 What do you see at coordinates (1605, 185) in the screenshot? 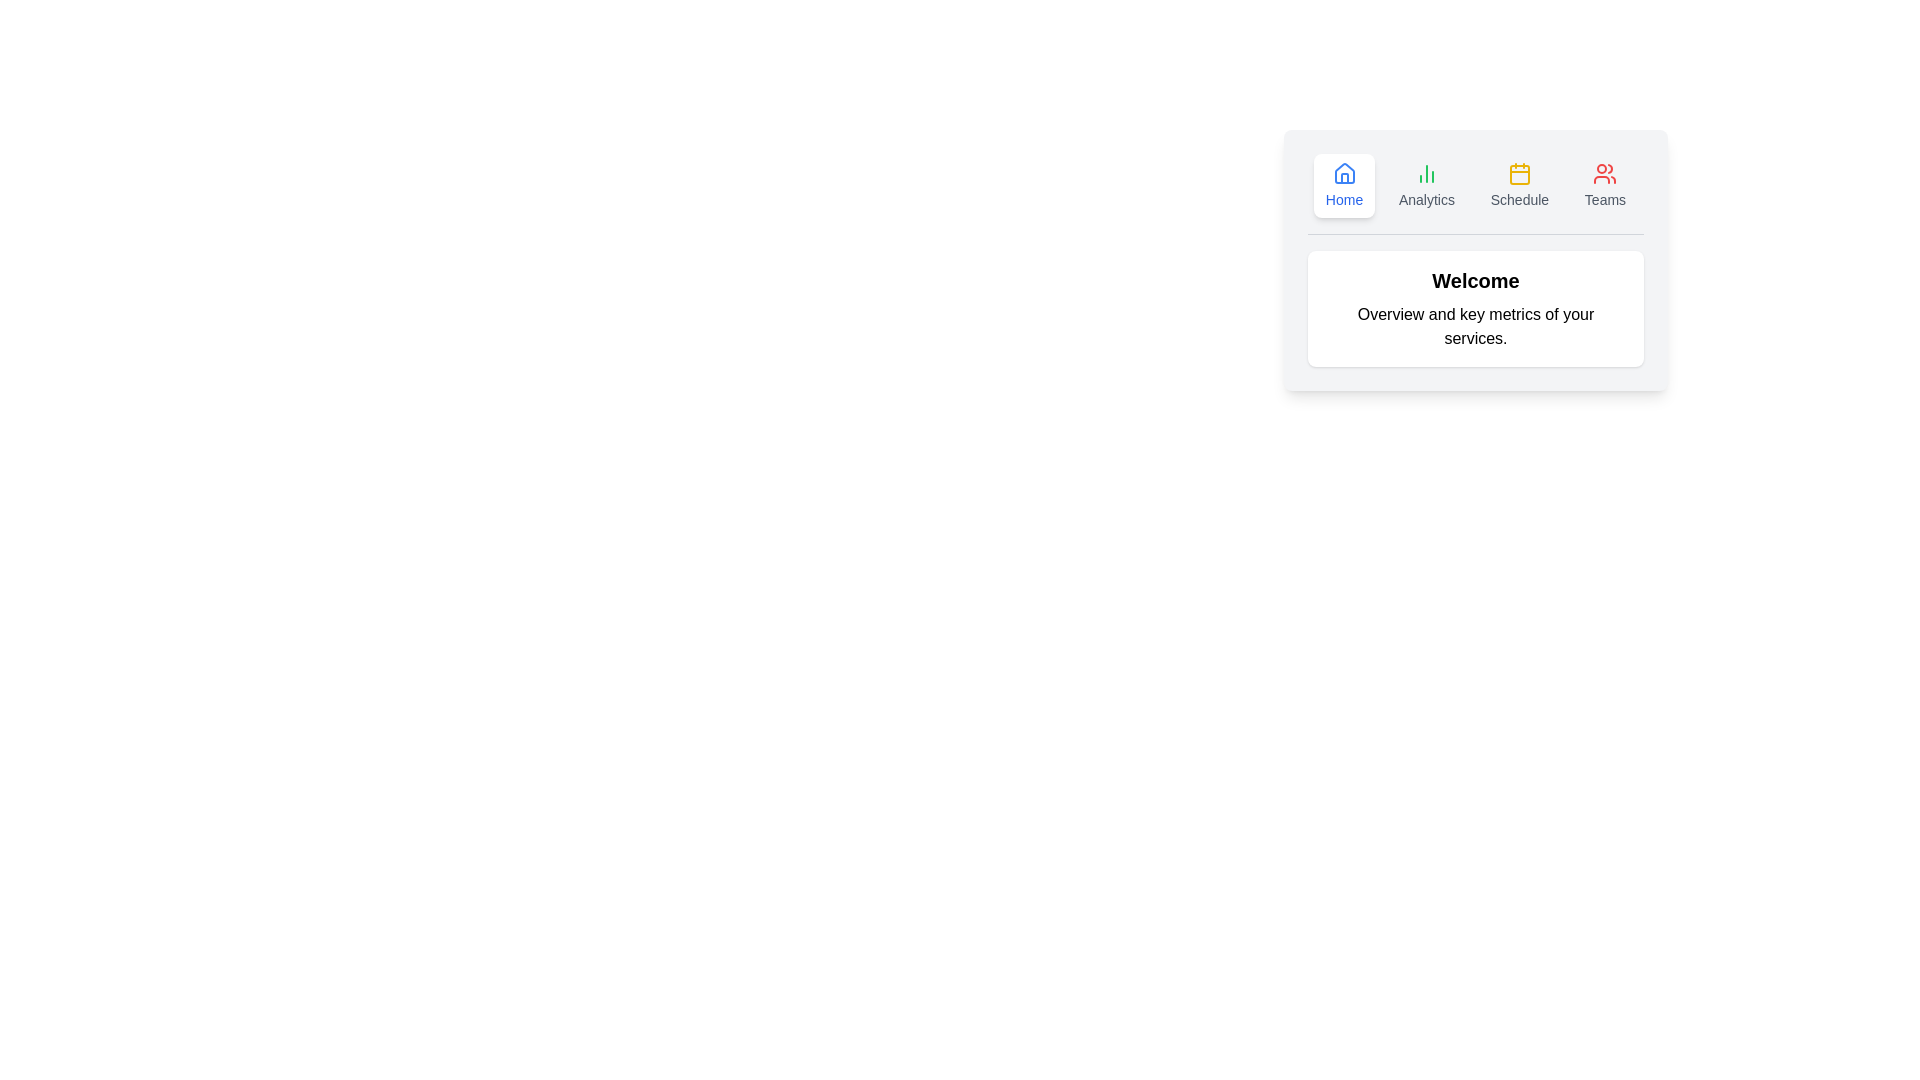
I see `the 'Teams' button, which is the fourth button in a horizontal group of four` at bounding box center [1605, 185].